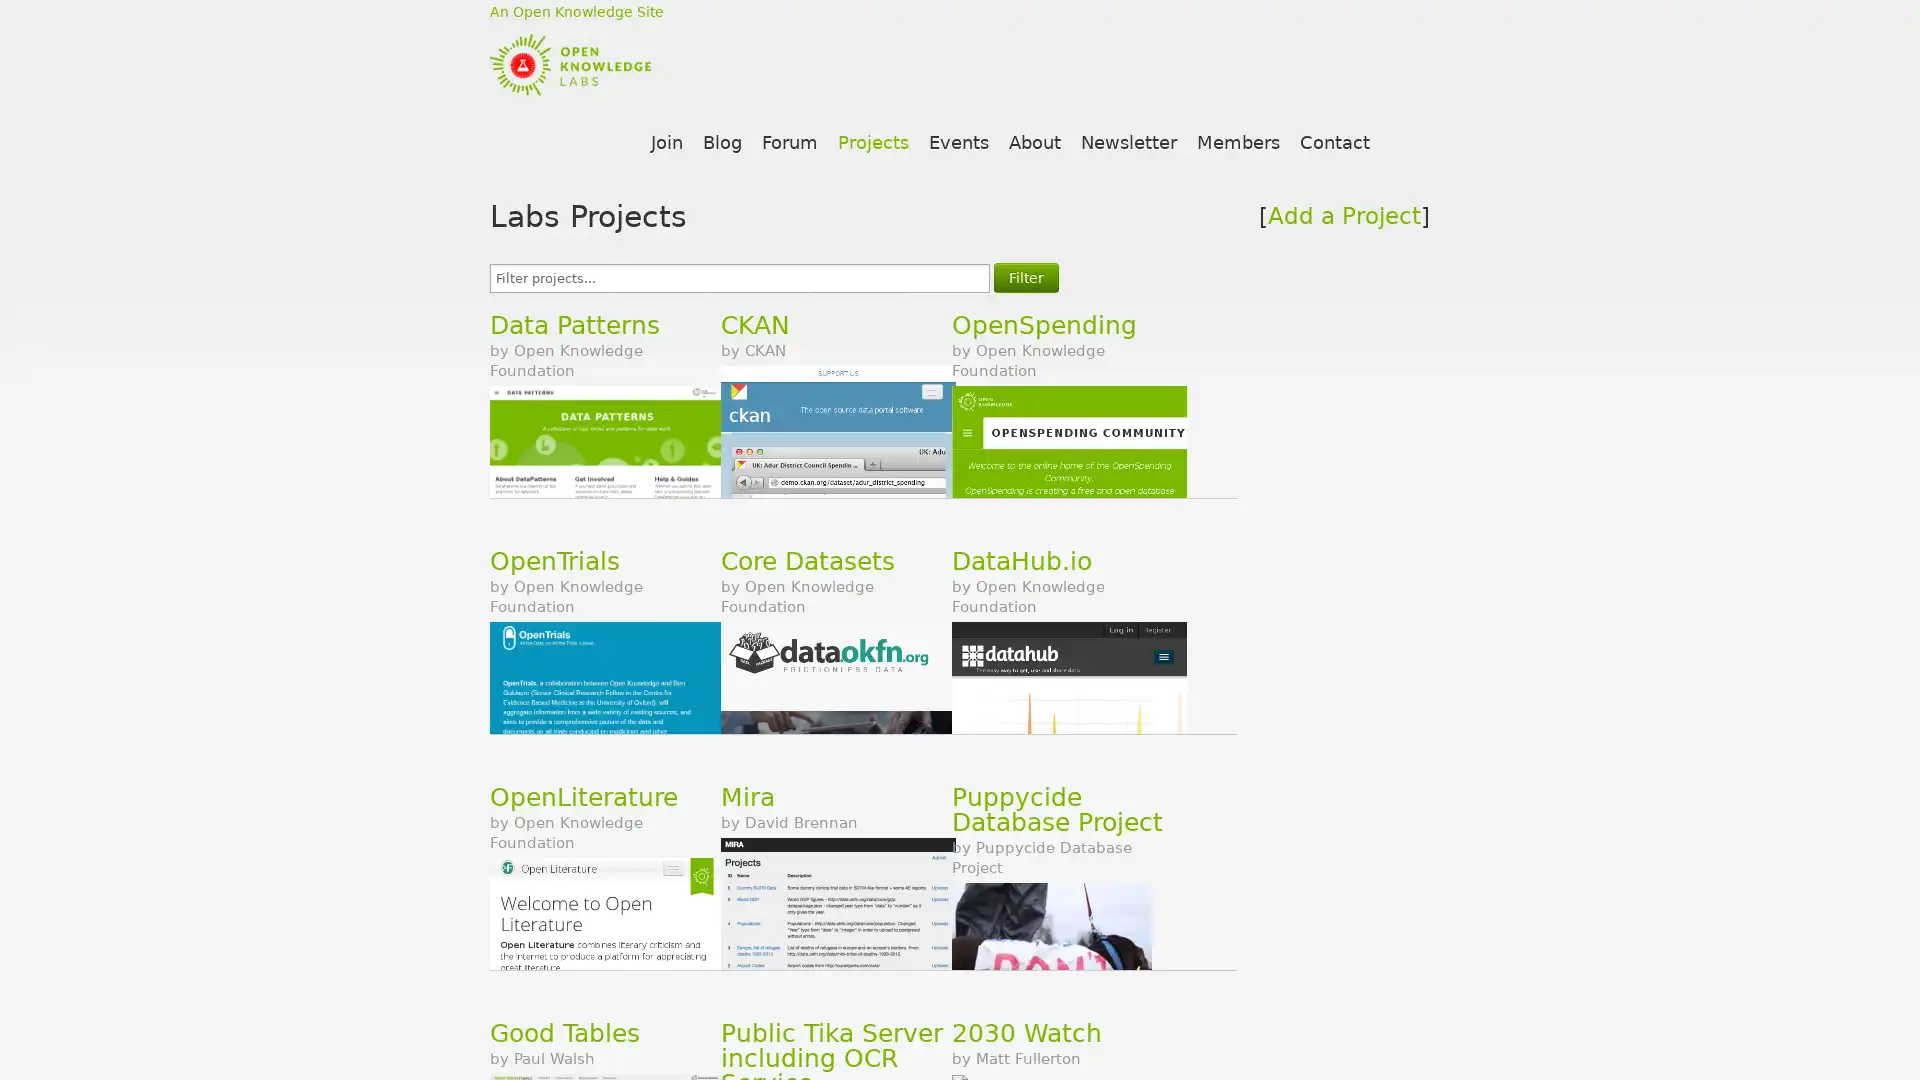 The height and width of the screenshot is (1080, 1920). I want to click on Filter, so click(1026, 277).